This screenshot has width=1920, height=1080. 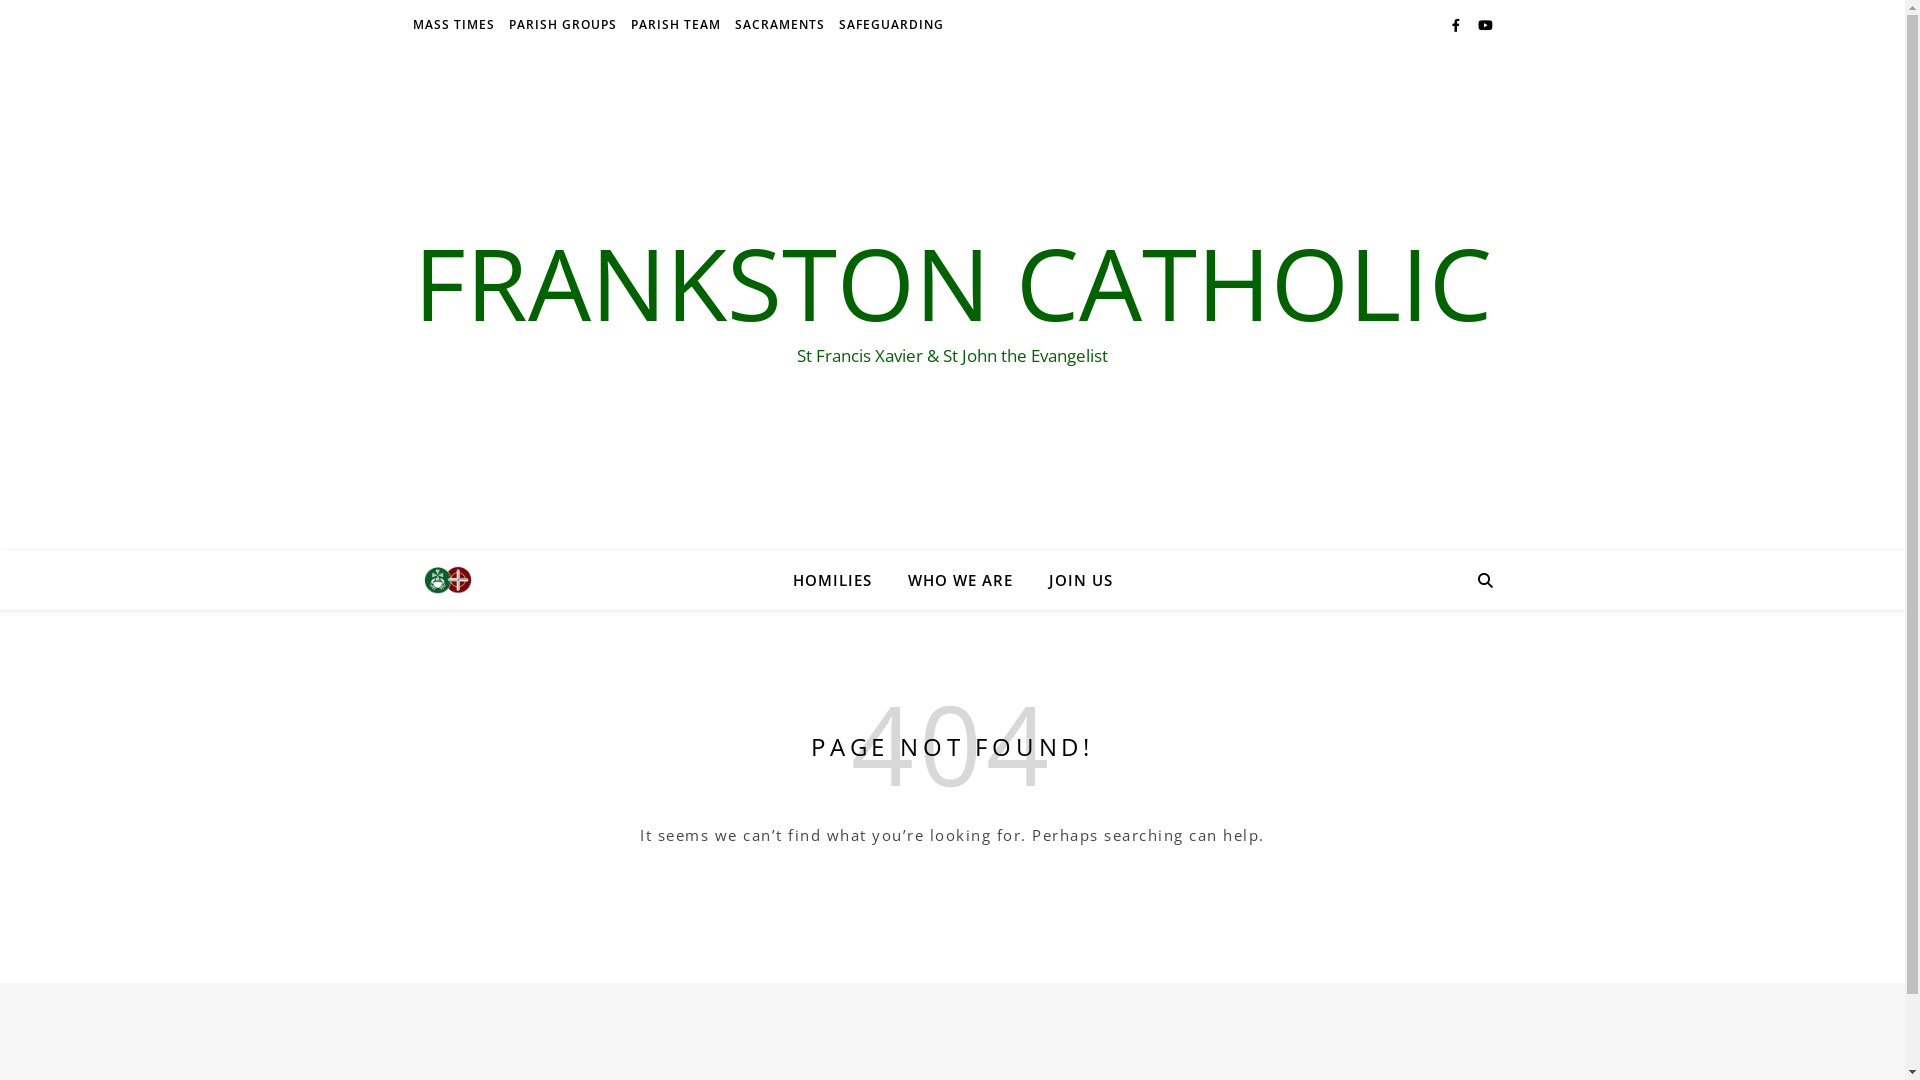 What do you see at coordinates (561, 24) in the screenshot?
I see `'PARISH GROUPS'` at bounding box center [561, 24].